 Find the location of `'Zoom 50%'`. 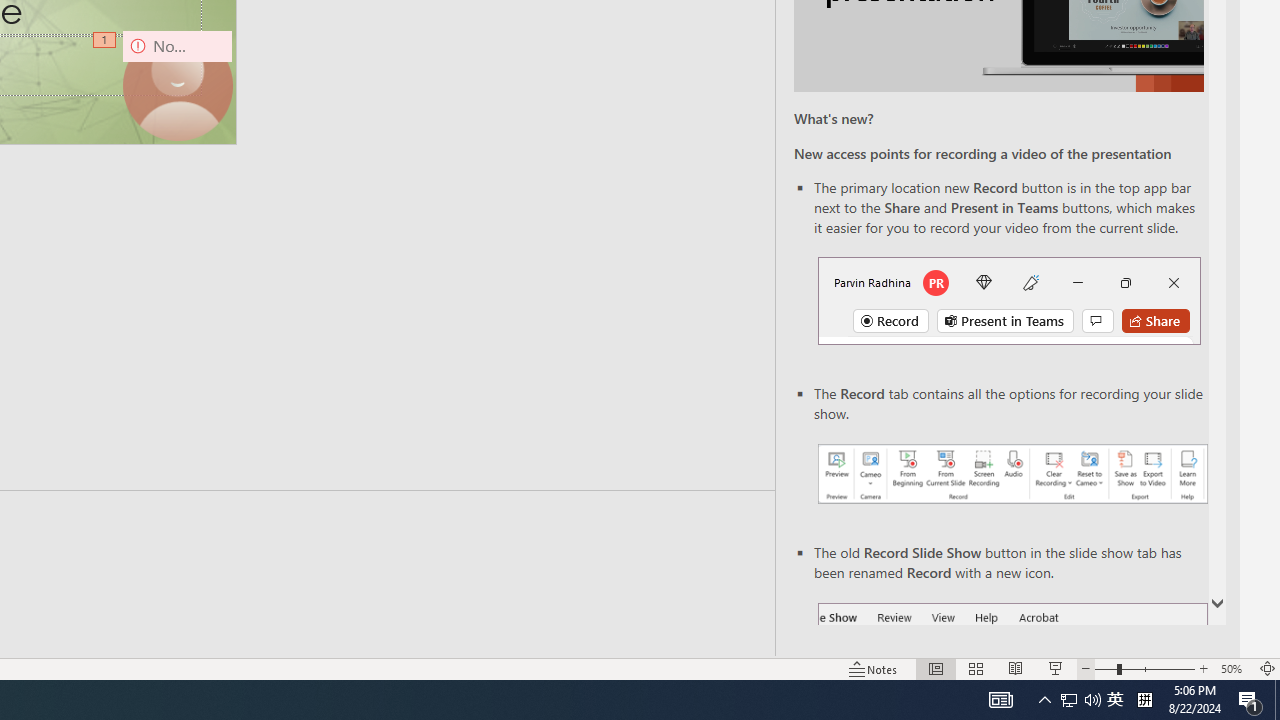

'Zoom 50%' is located at coordinates (1233, 669).